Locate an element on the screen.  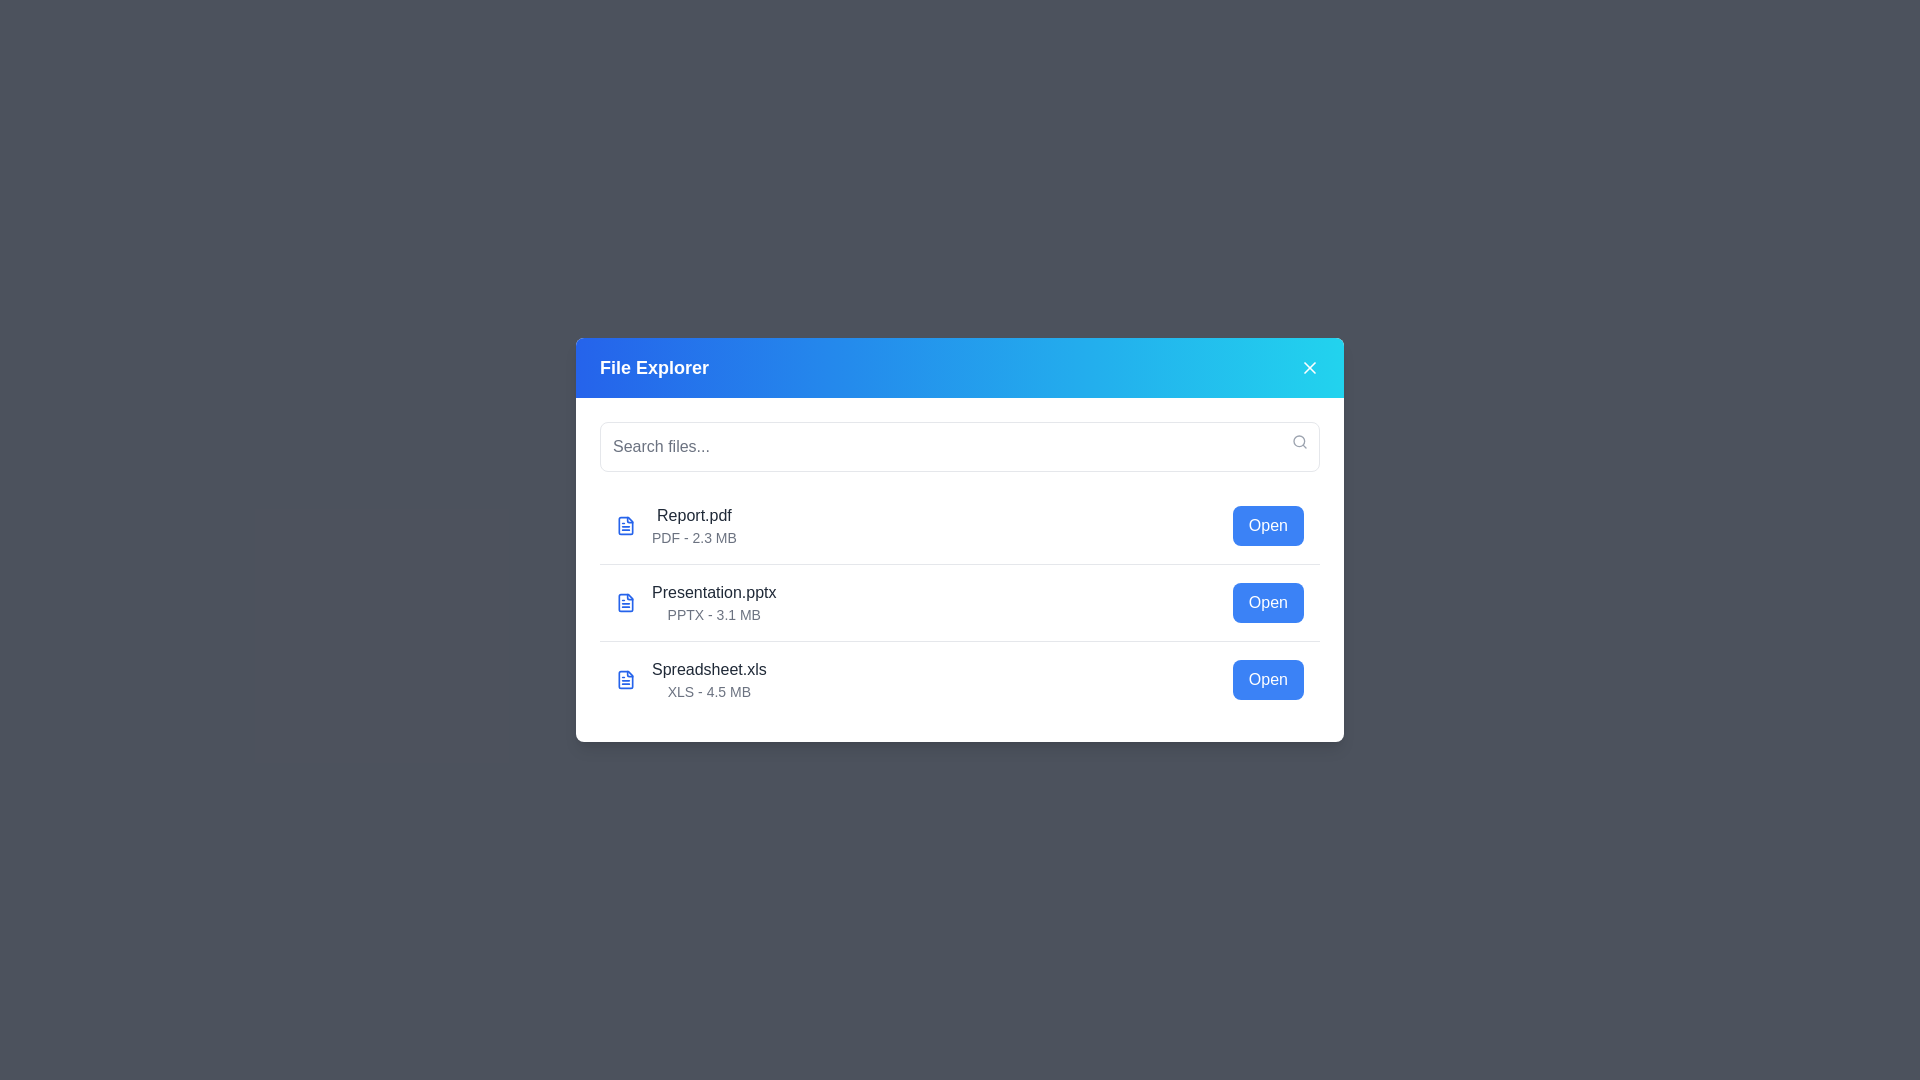
'Open' button for the file named Presentation.pptx is located at coordinates (1267, 601).